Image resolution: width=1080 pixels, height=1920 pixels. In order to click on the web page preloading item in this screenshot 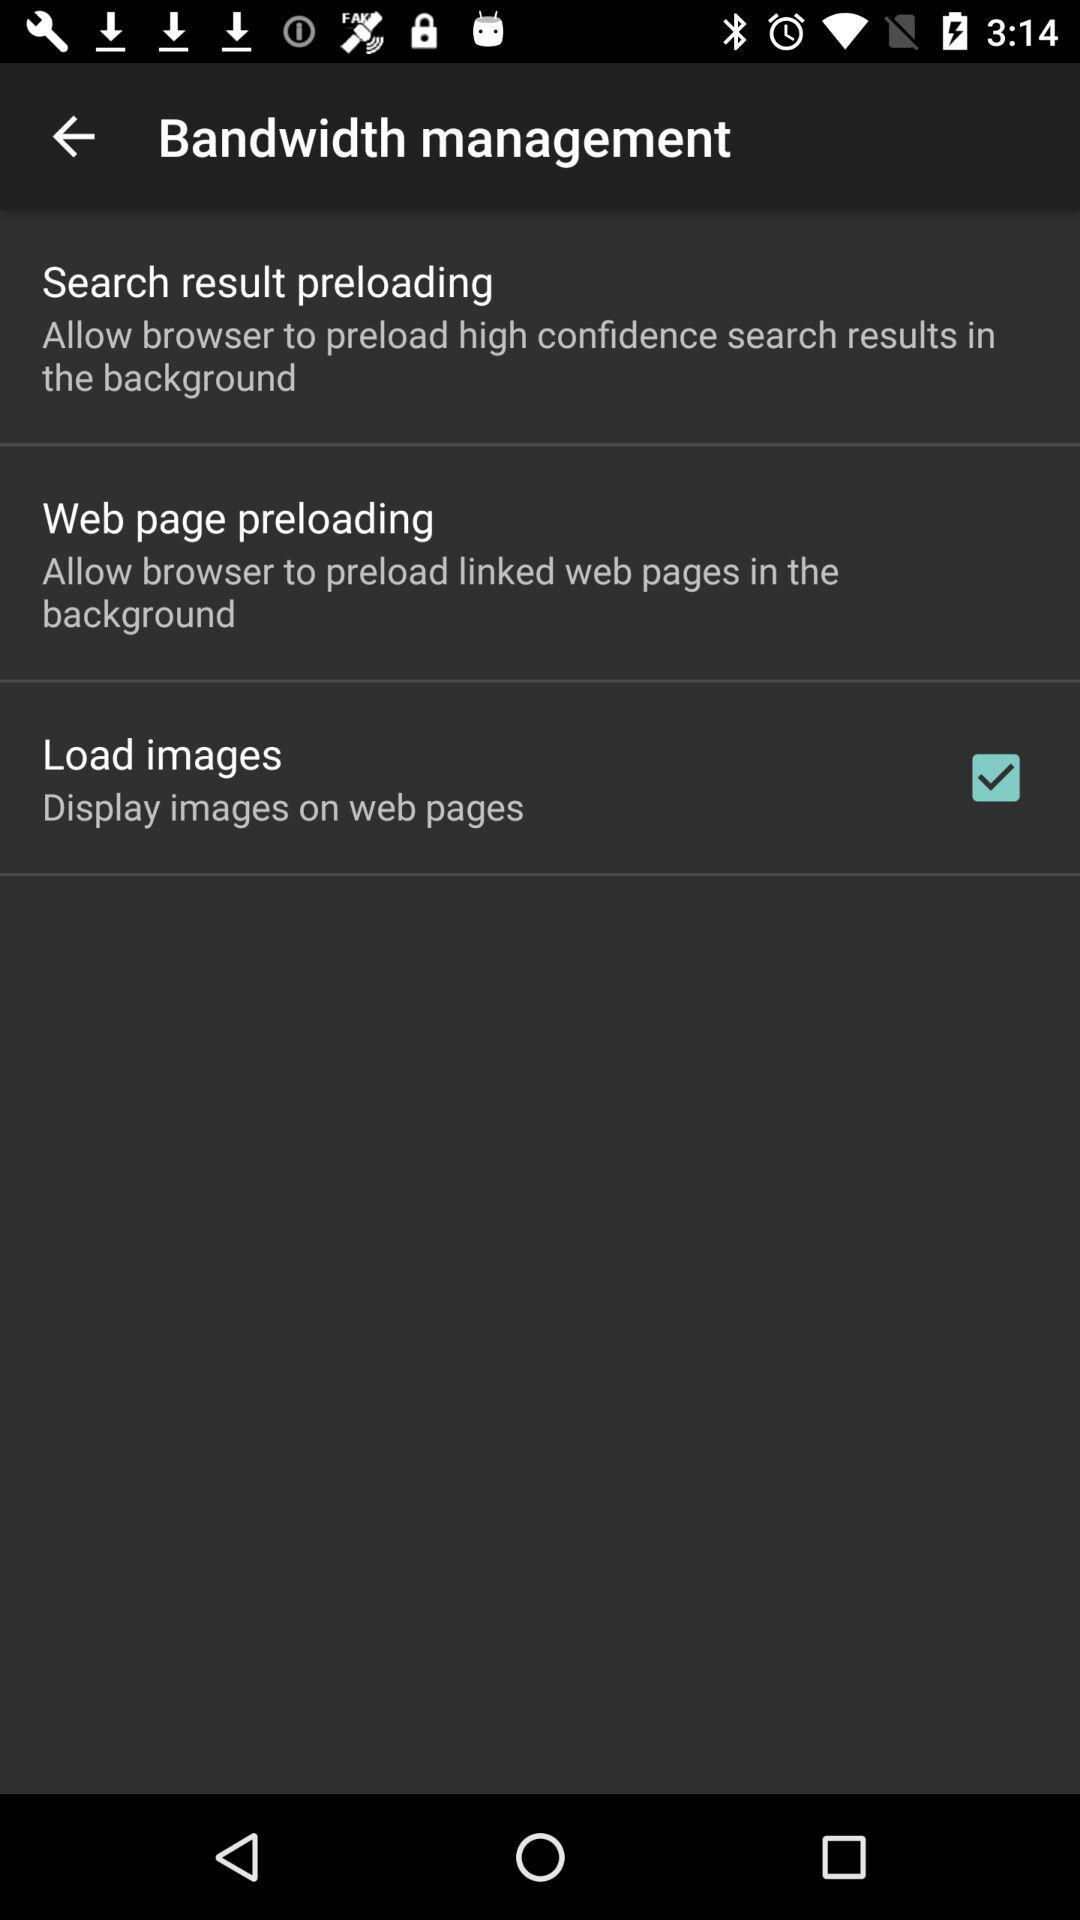, I will do `click(237, 516)`.